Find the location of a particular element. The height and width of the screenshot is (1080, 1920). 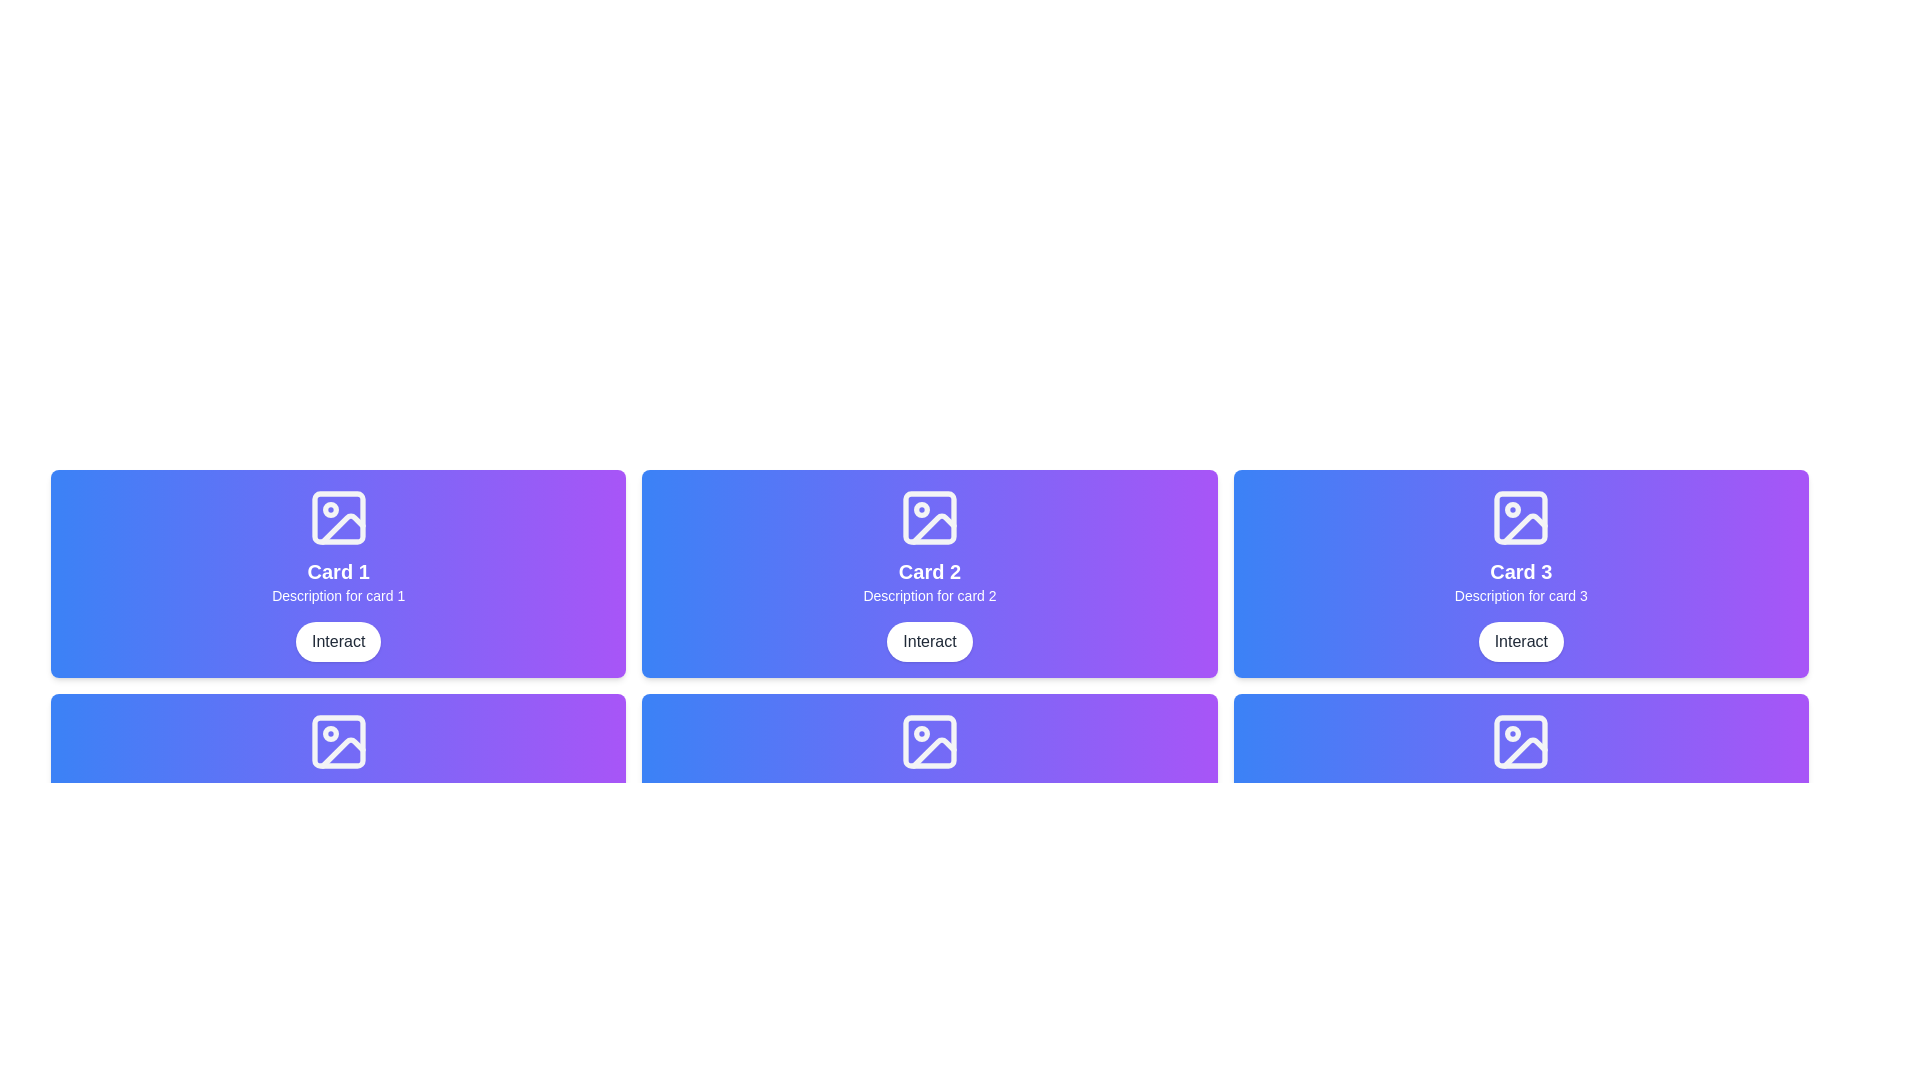

the image icon with a white stroke located in the second row, third position of the grid layout inside the 'Card 3' section is located at coordinates (1520, 741).